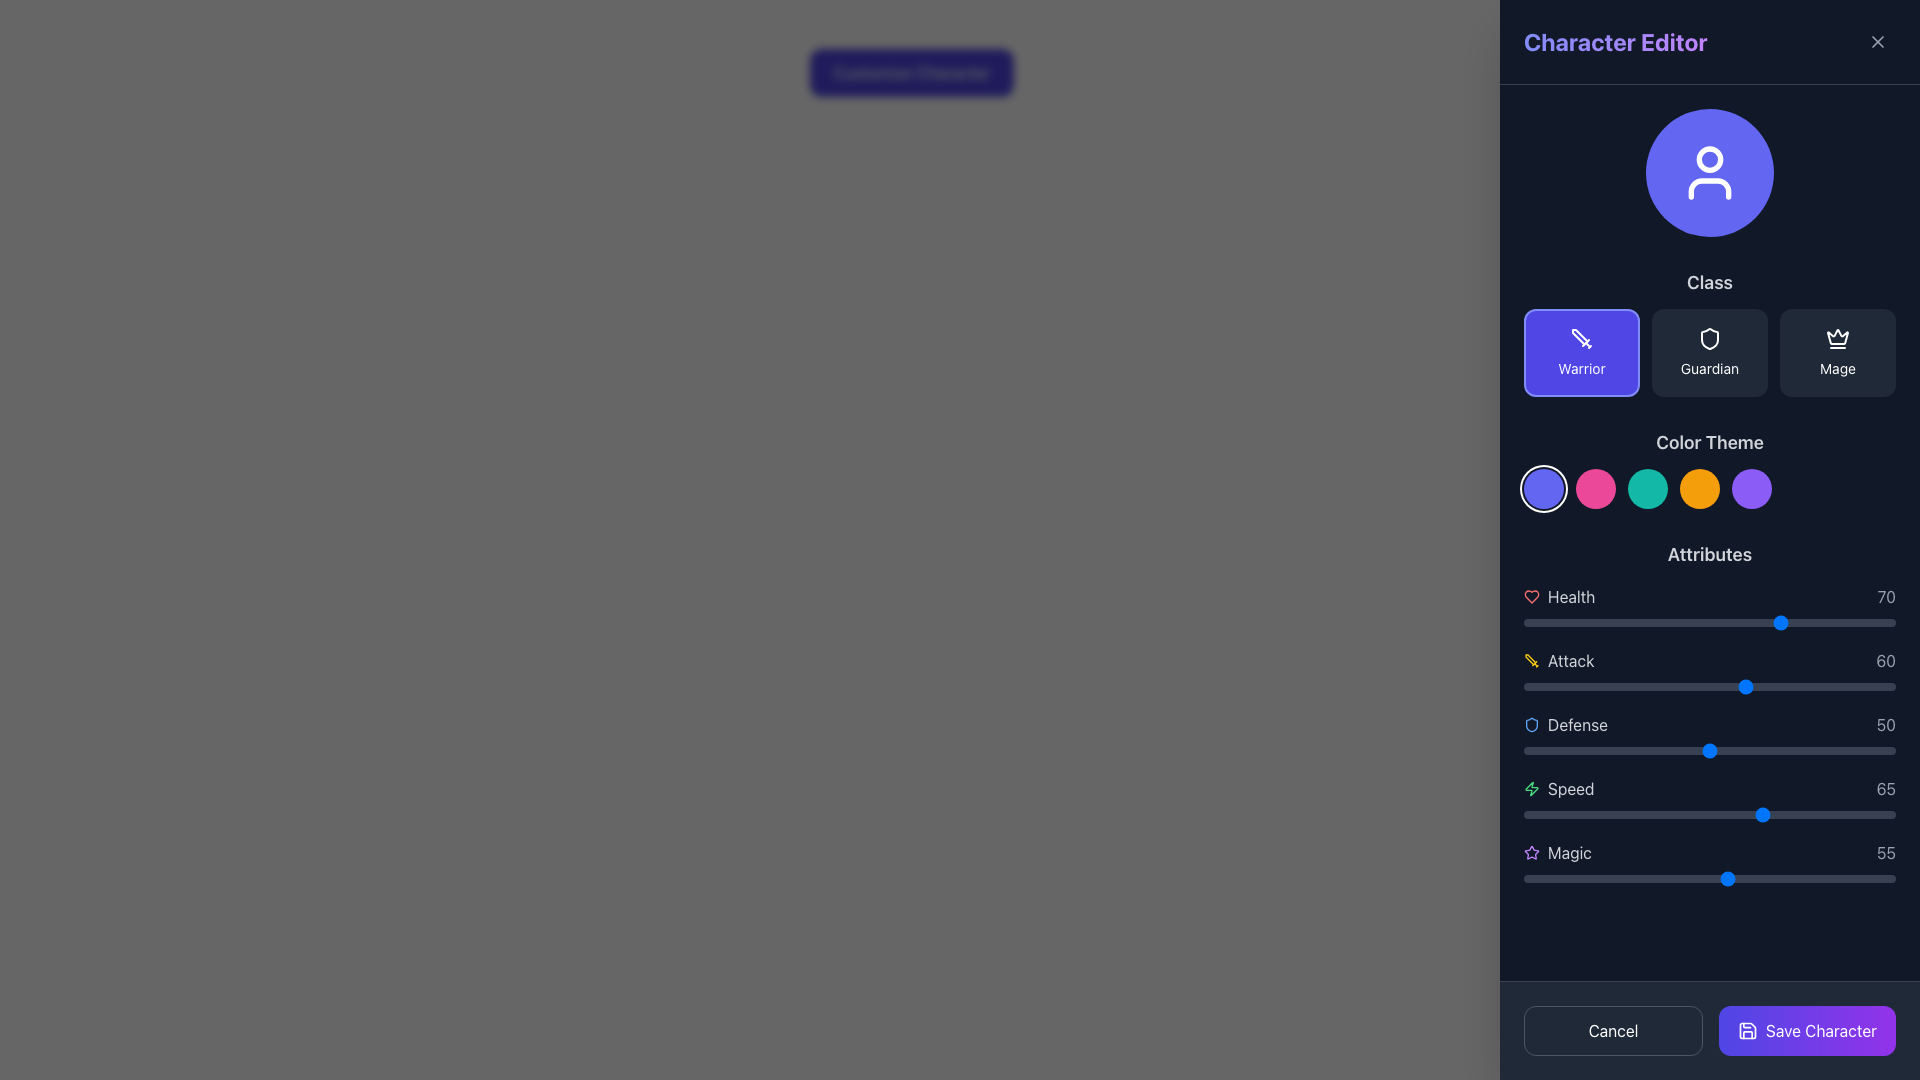 The height and width of the screenshot is (1080, 1920). What do you see at coordinates (1530, 596) in the screenshot?
I see `the health attribute icon located in the 'Attributes' section of the right-side panel, positioned to the left of the 'Health' textual indicator` at bounding box center [1530, 596].